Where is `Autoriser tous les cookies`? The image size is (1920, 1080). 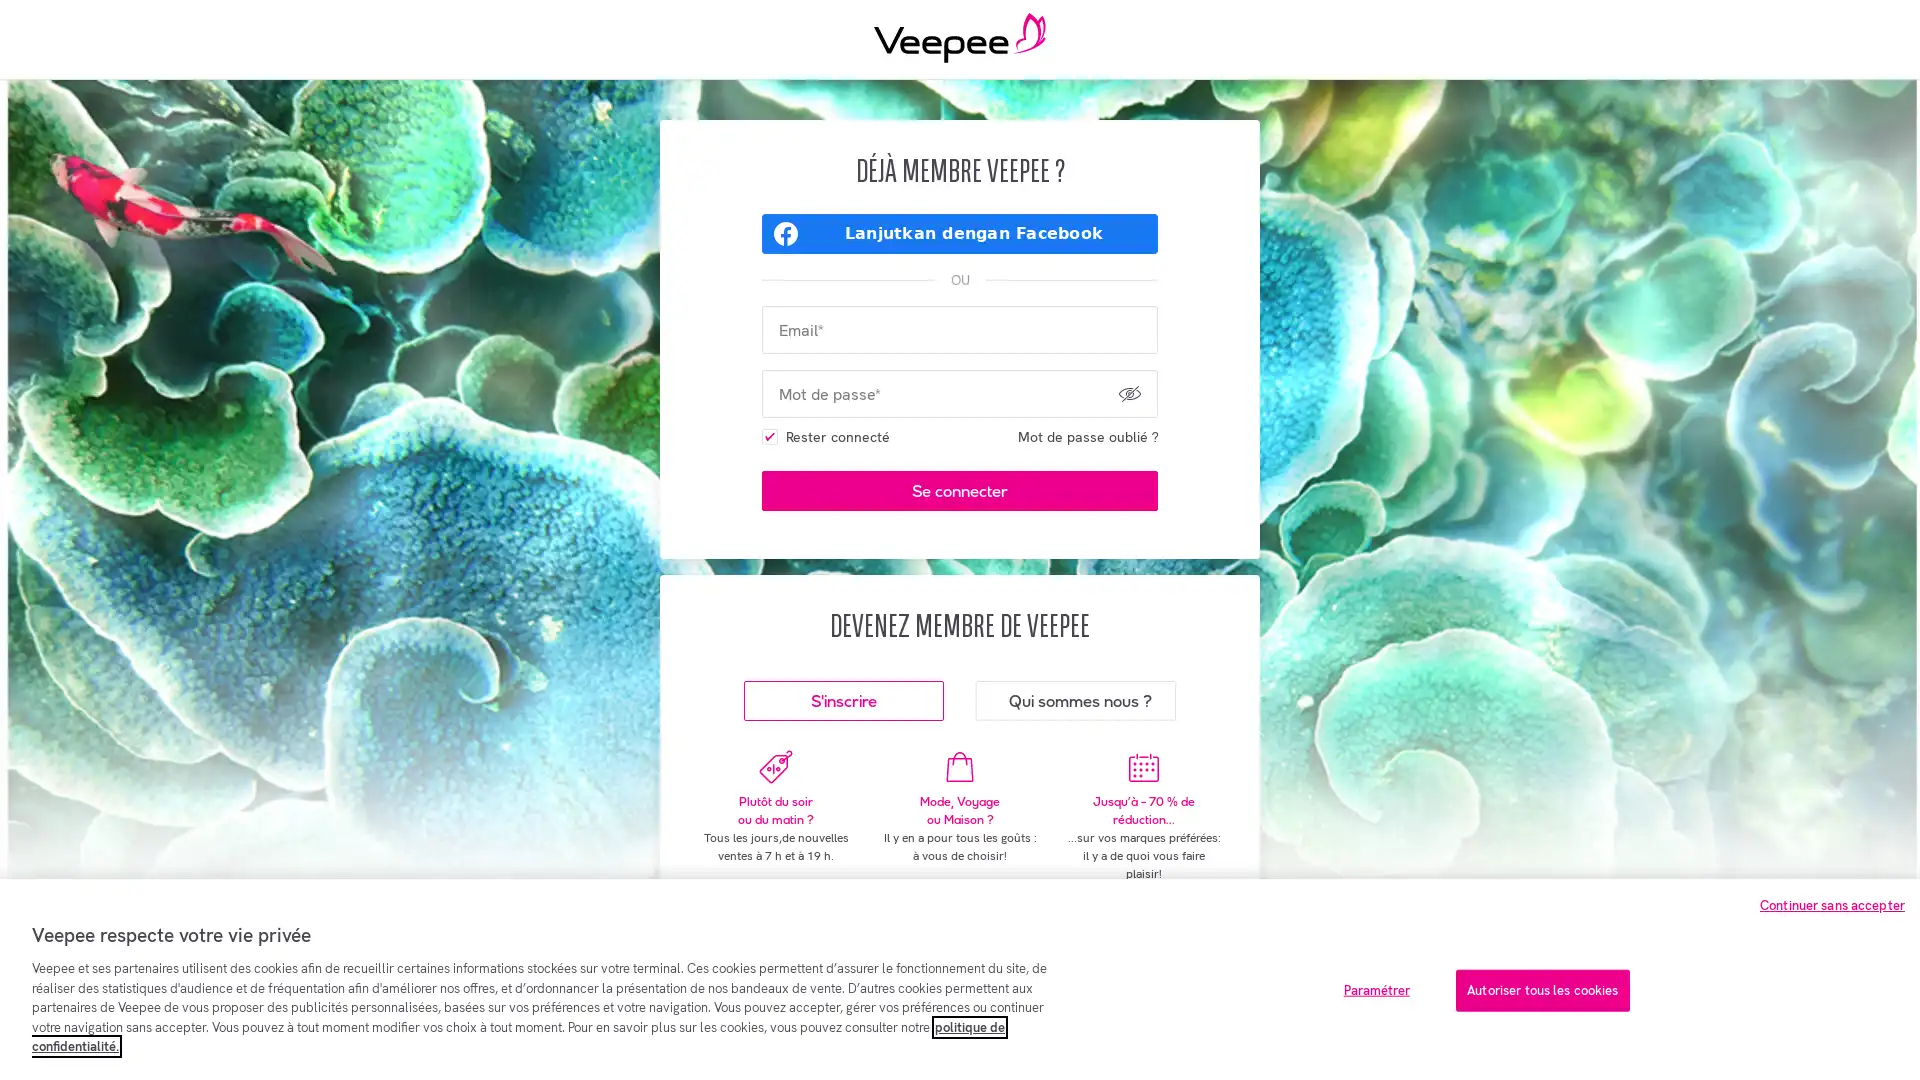
Autoriser tous les cookies is located at coordinates (1541, 990).